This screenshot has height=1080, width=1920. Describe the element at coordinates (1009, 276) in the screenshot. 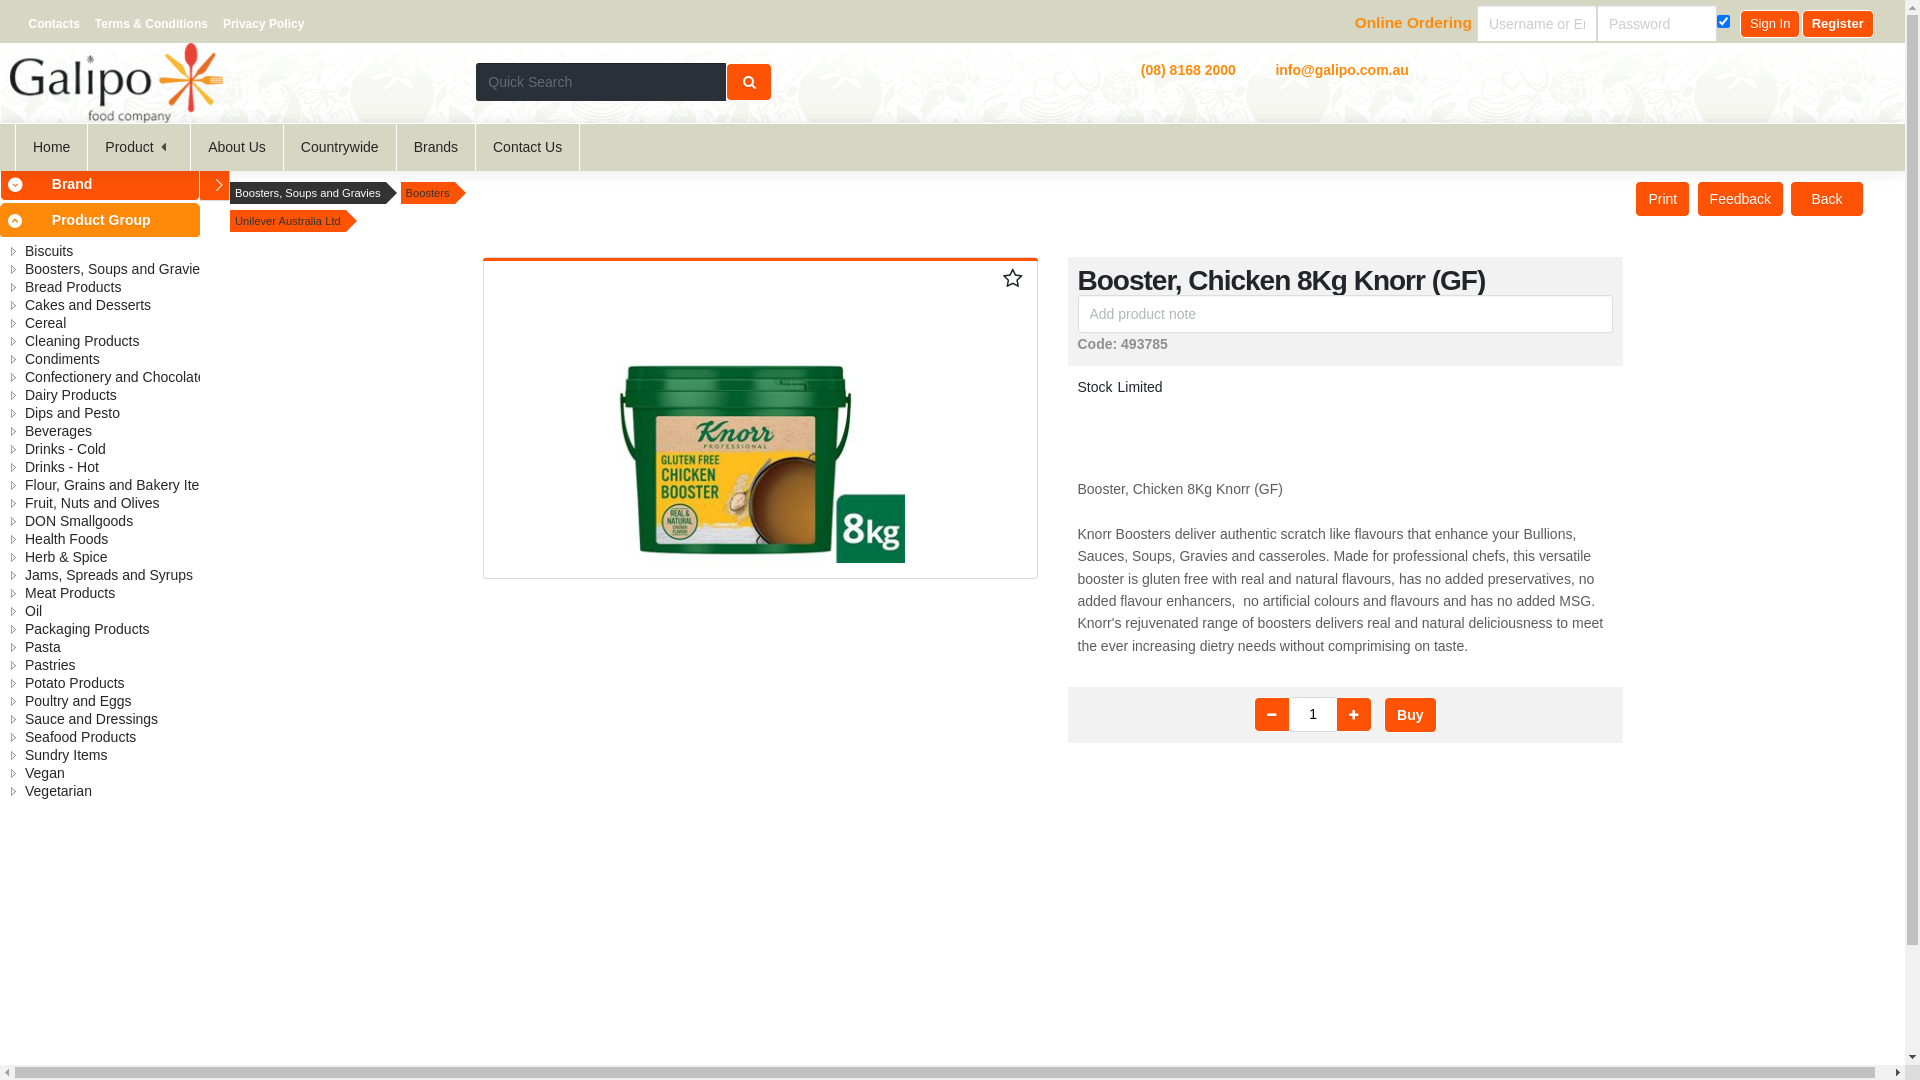

I see `'Click to add item to your favourites'` at that location.